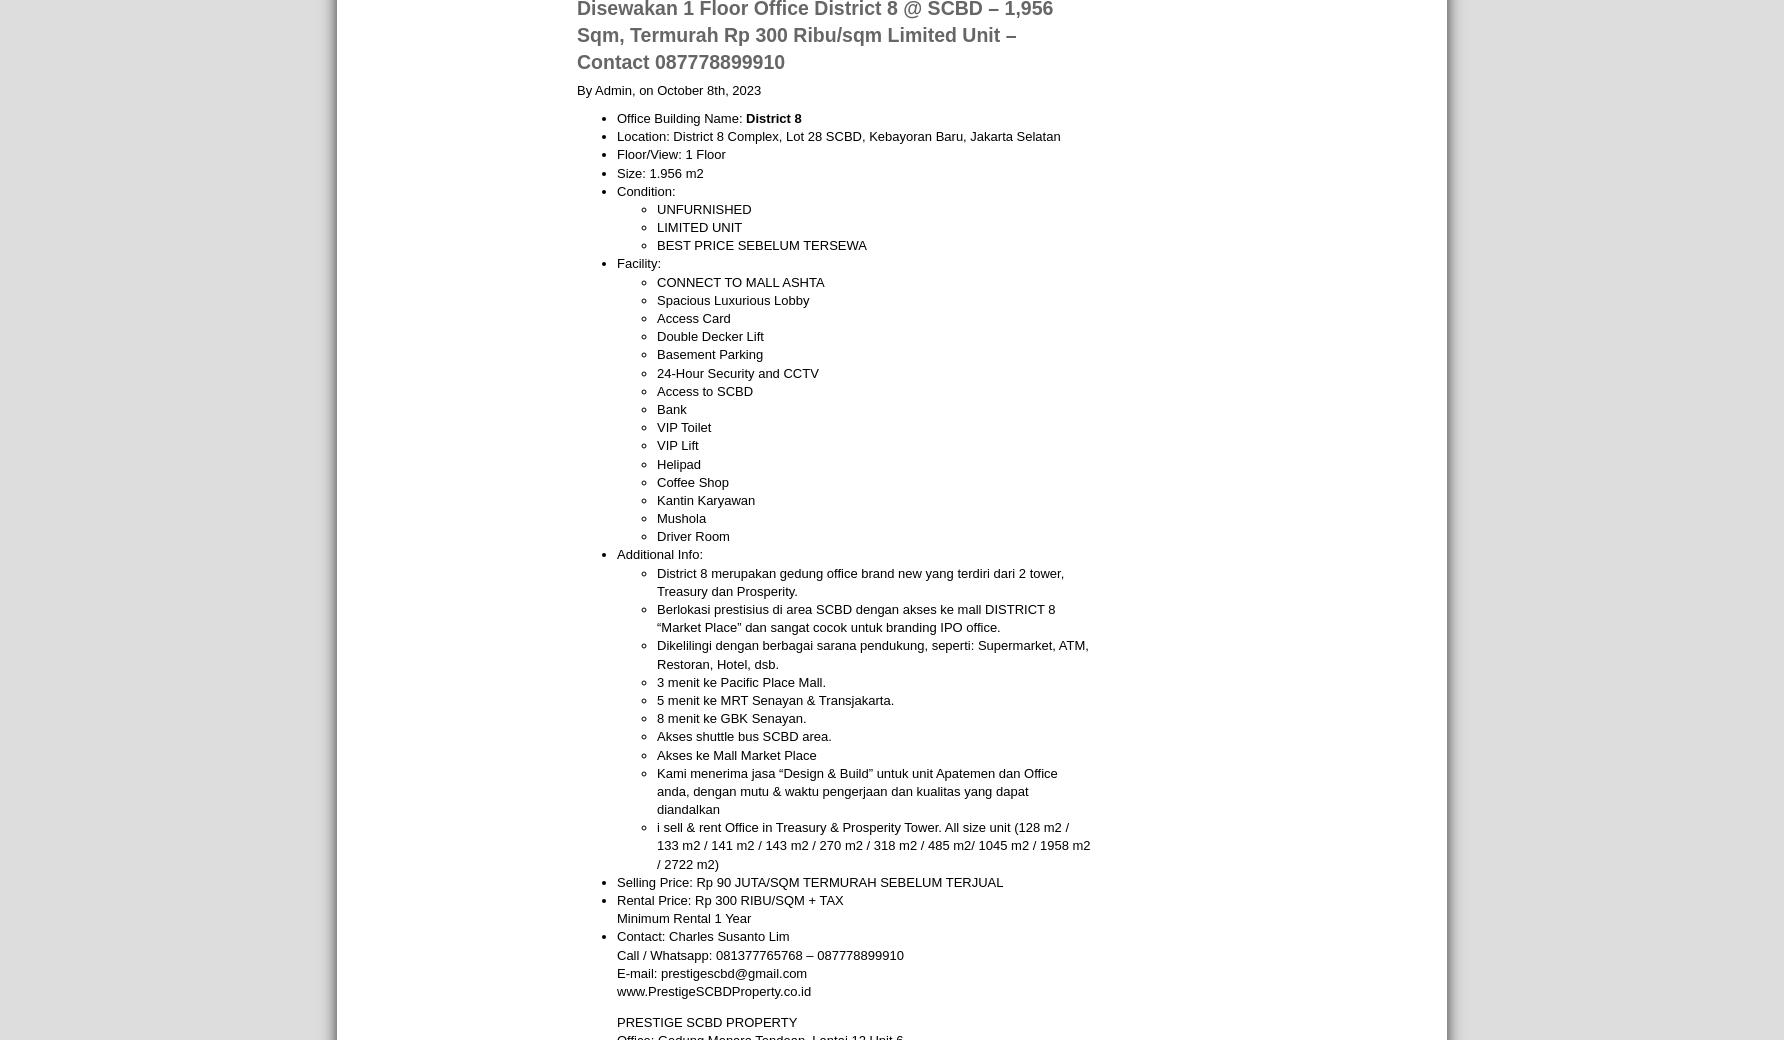 This screenshot has height=1040, width=1784. What do you see at coordinates (656, 754) in the screenshot?
I see `'Akses ke Mall Market Place'` at bounding box center [656, 754].